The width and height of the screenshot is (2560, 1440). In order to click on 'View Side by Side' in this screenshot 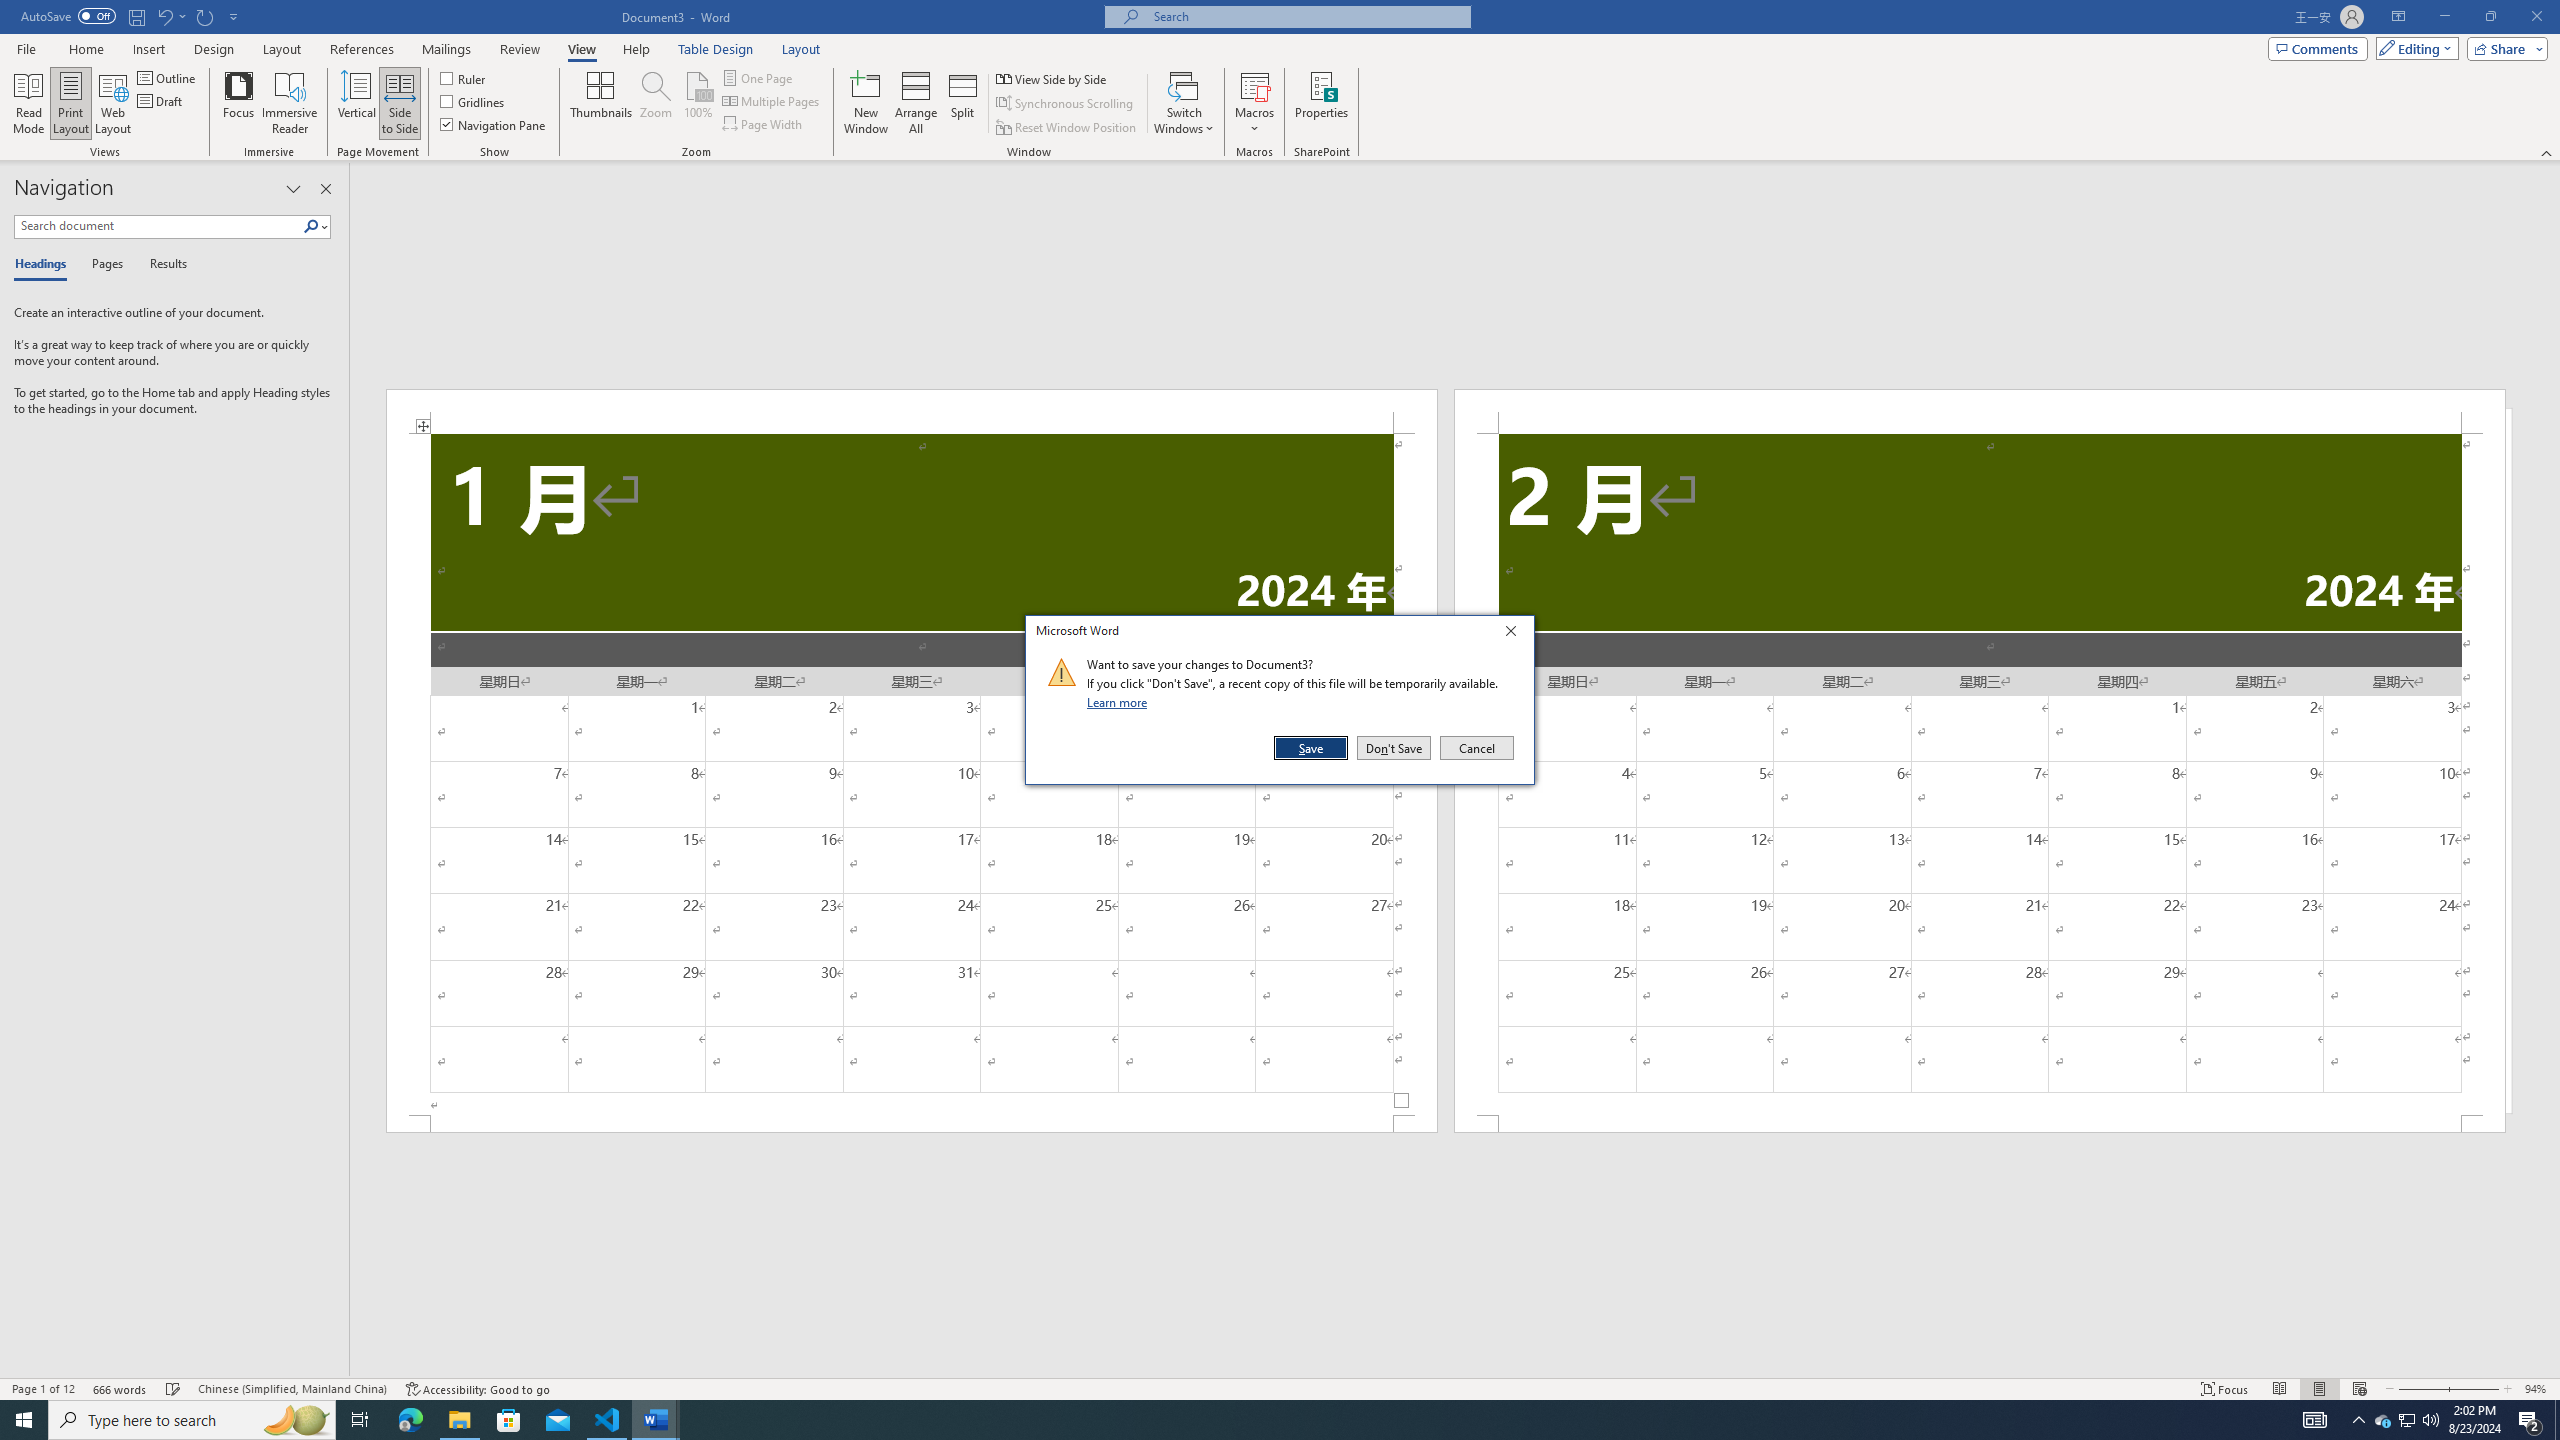, I will do `click(1052, 78)`.